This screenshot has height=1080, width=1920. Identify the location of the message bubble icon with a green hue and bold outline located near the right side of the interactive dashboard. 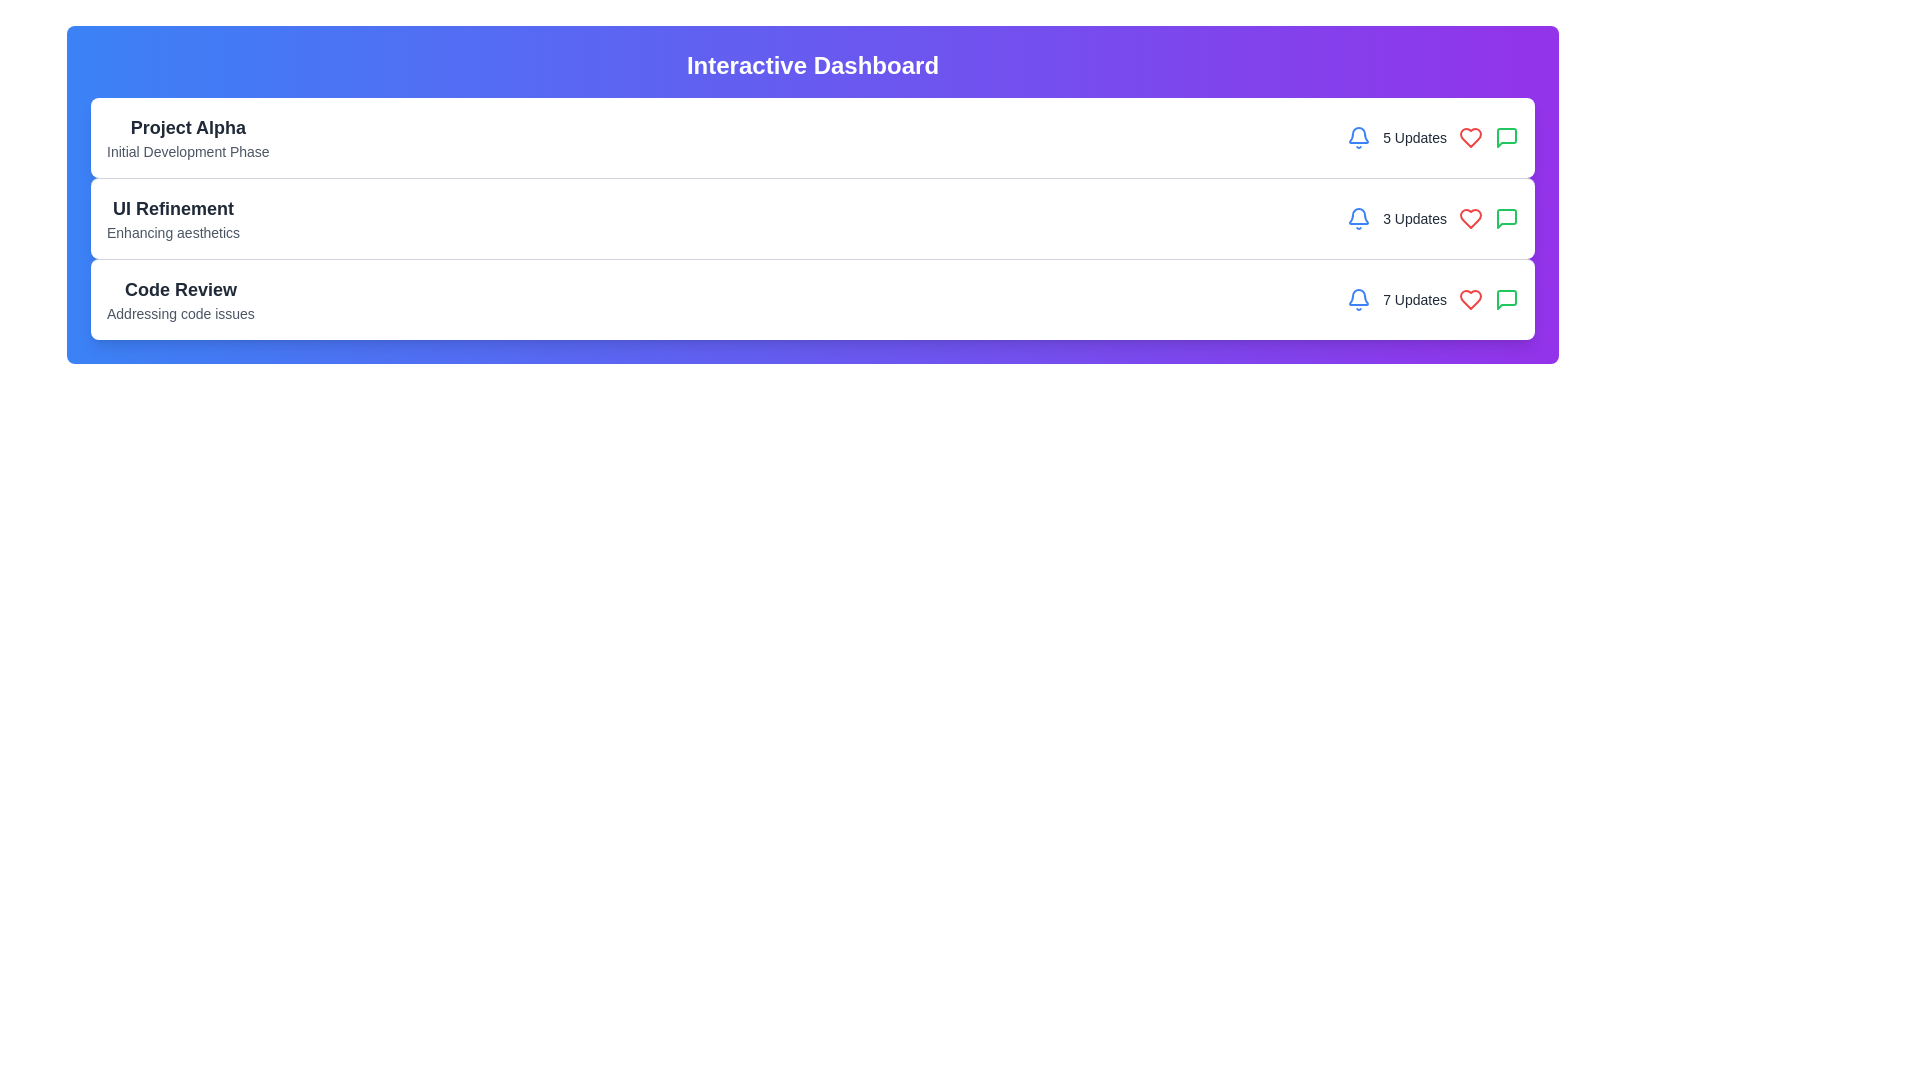
(1507, 137).